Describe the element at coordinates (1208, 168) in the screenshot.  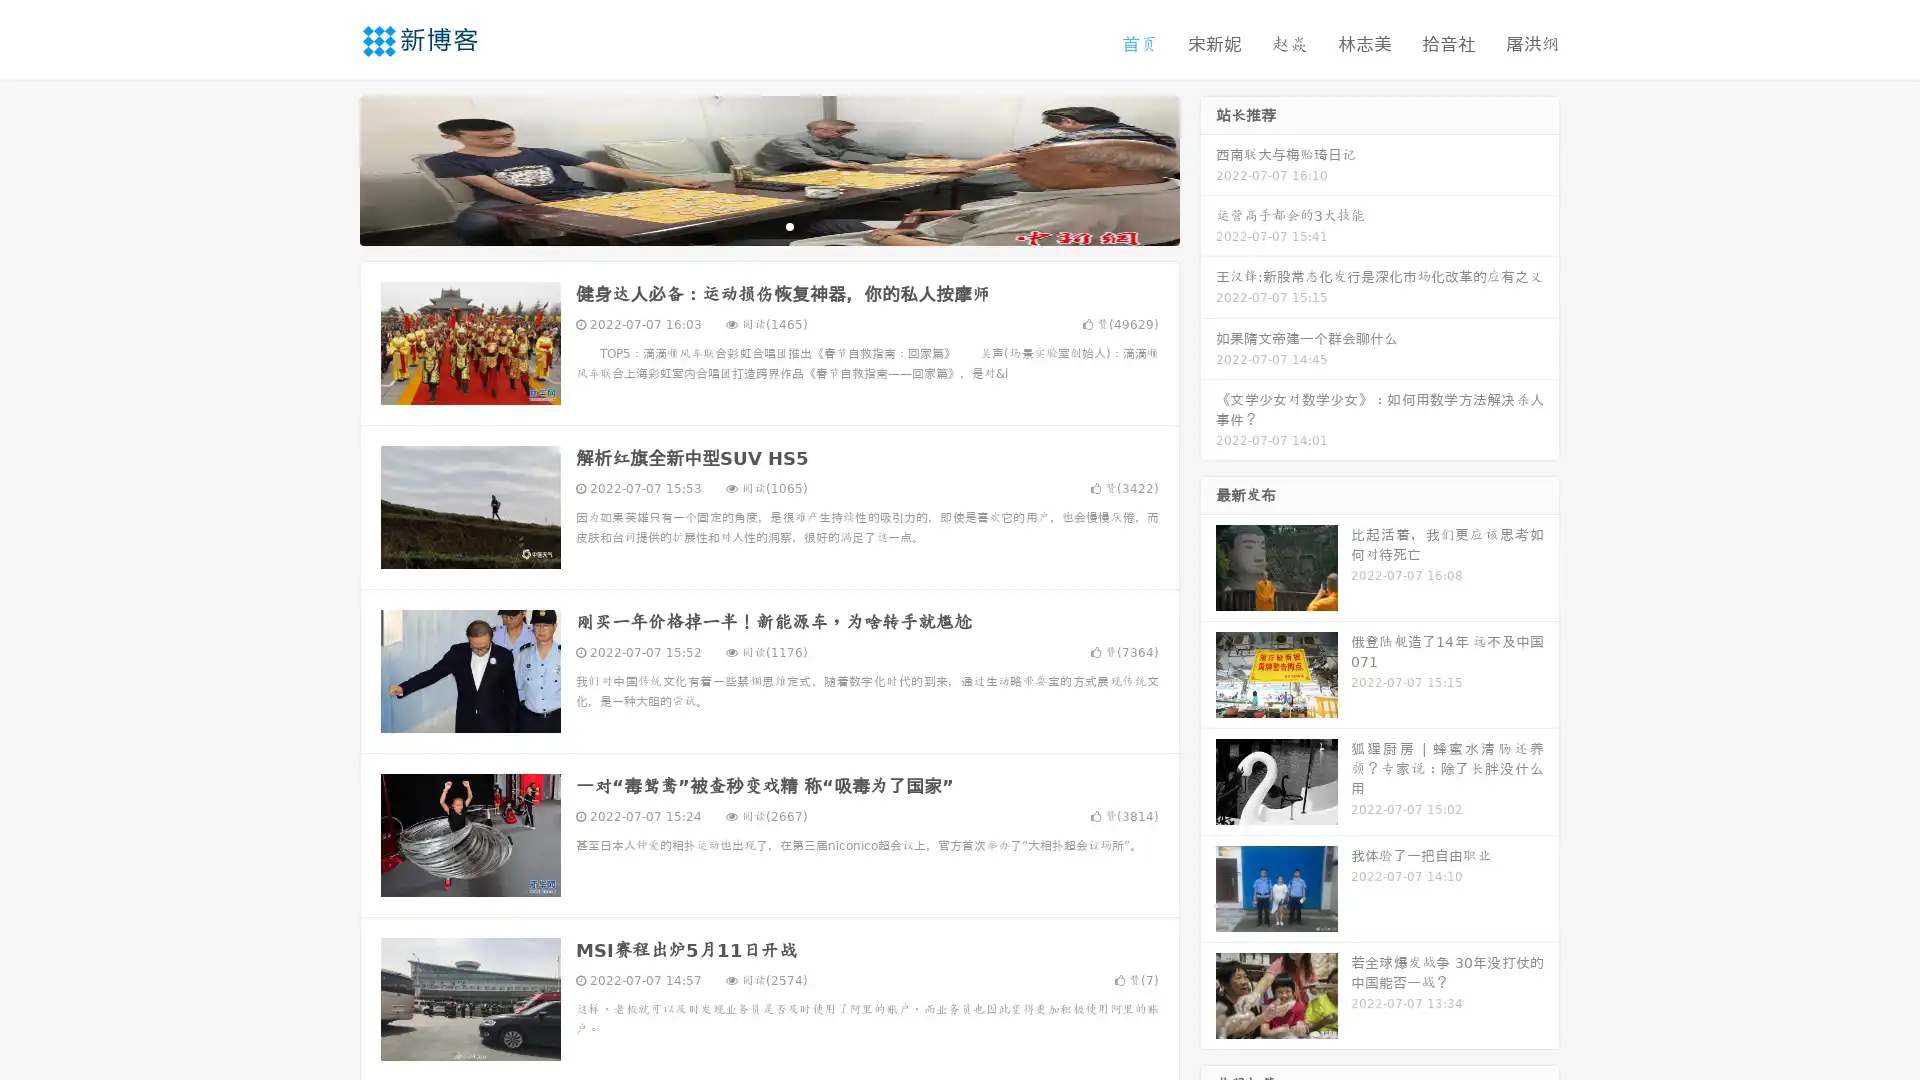
I see `Next slide` at that location.